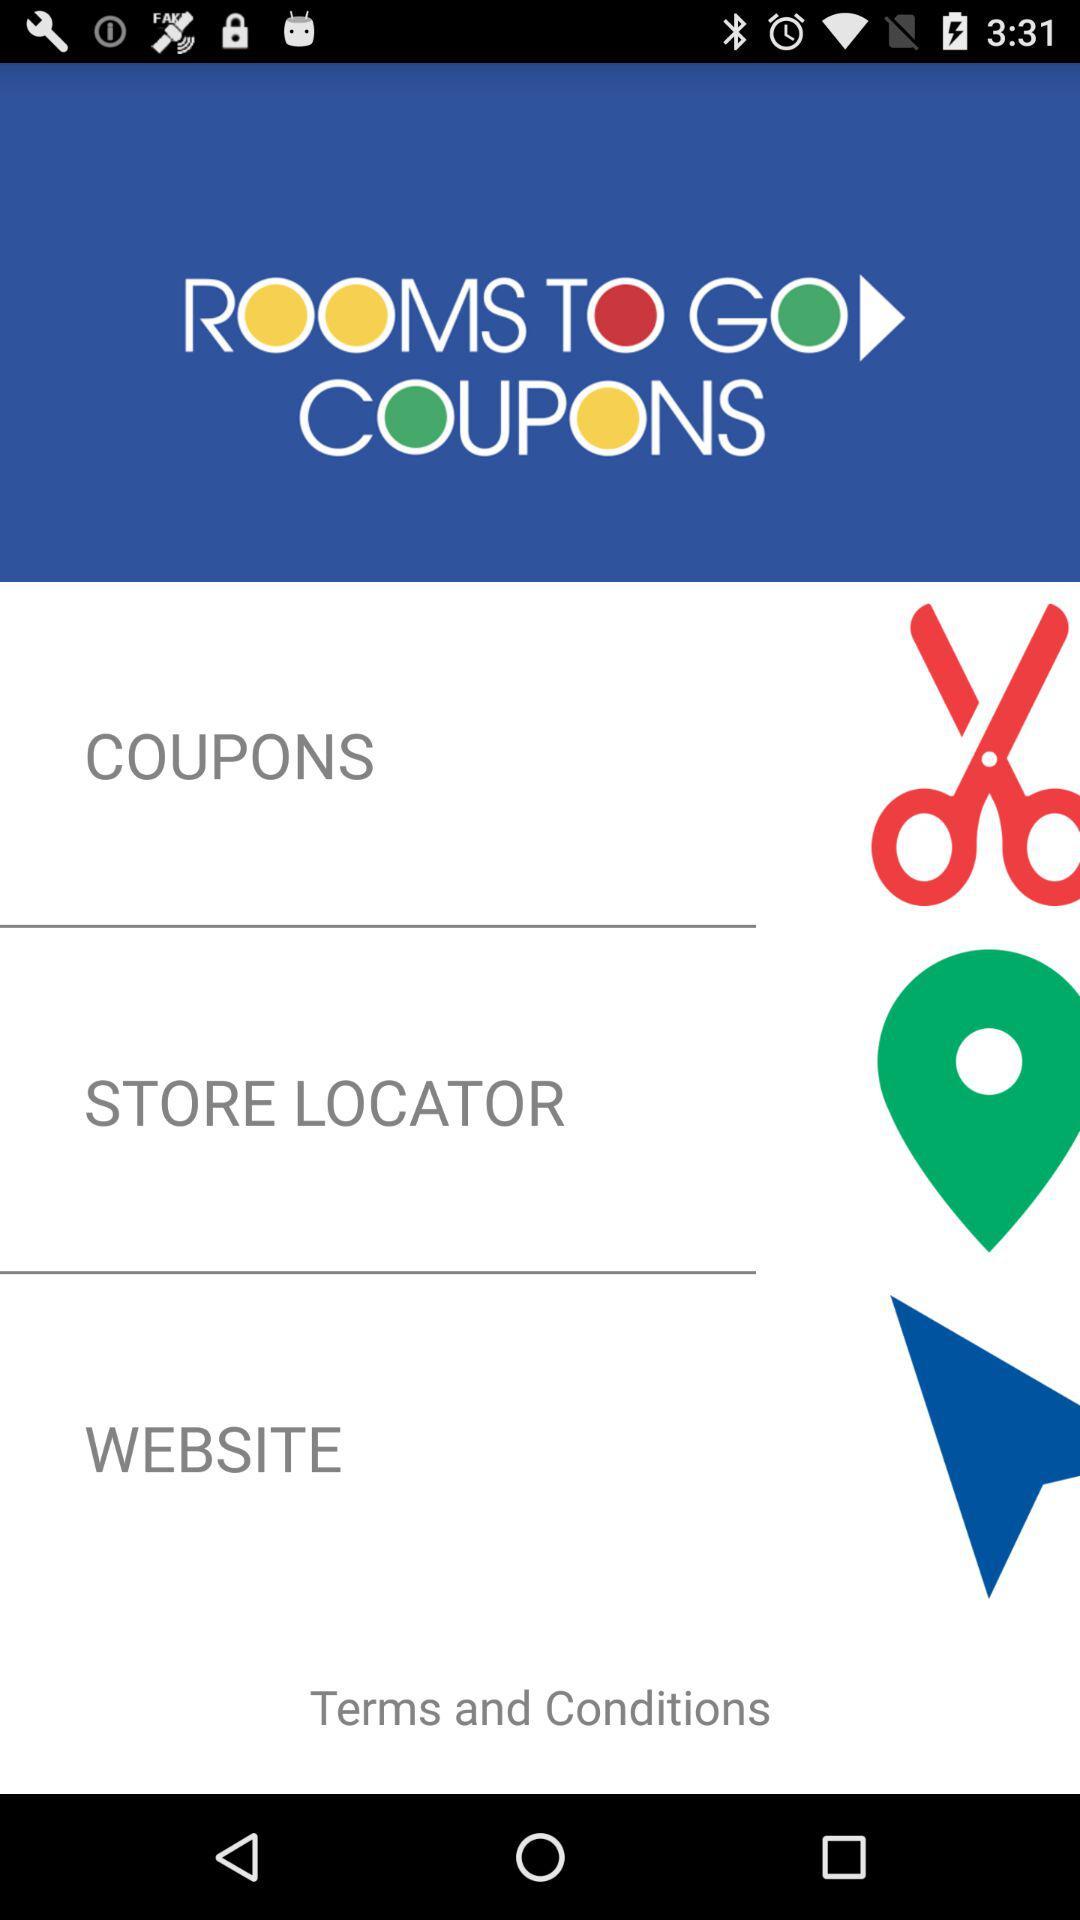 The image size is (1080, 1920). Describe the element at coordinates (540, 1447) in the screenshot. I see `website button` at that location.